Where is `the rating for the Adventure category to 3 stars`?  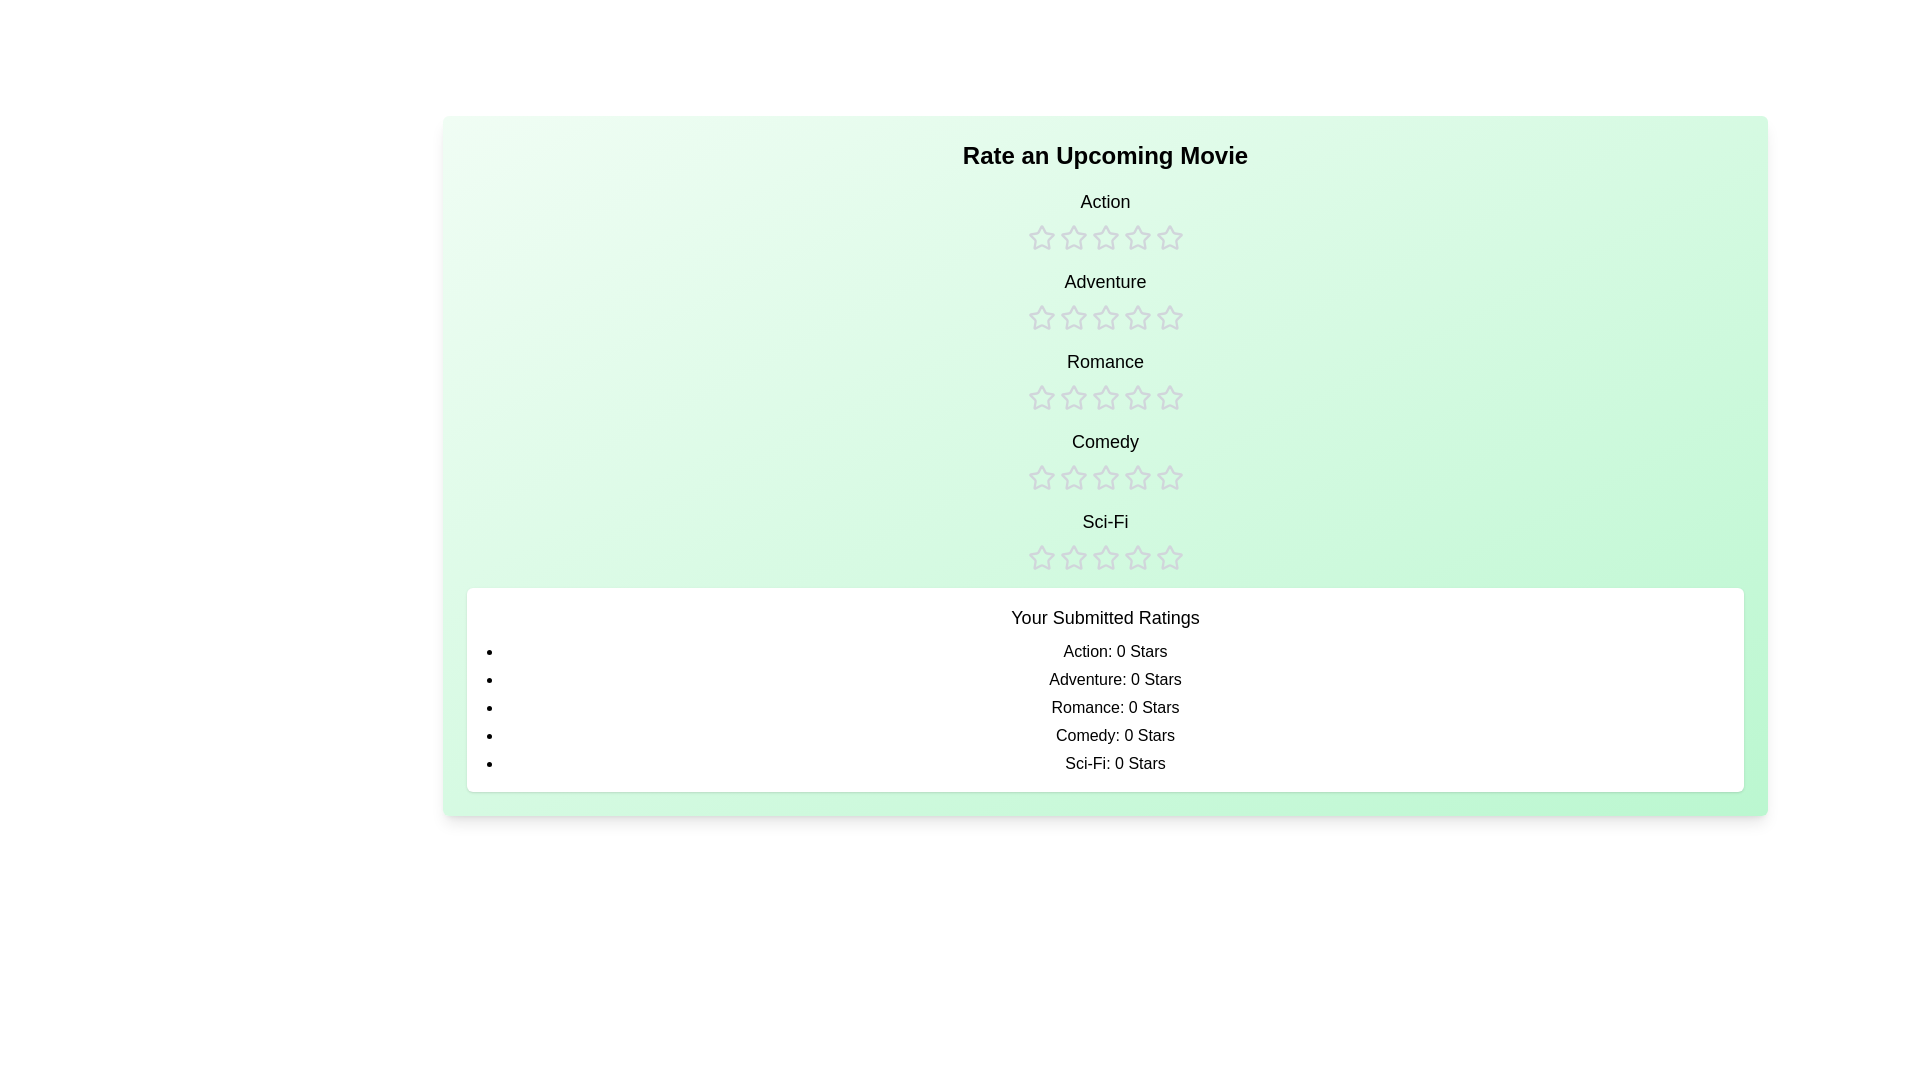
the rating for the Adventure category to 3 stars is located at coordinates (1104, 300).